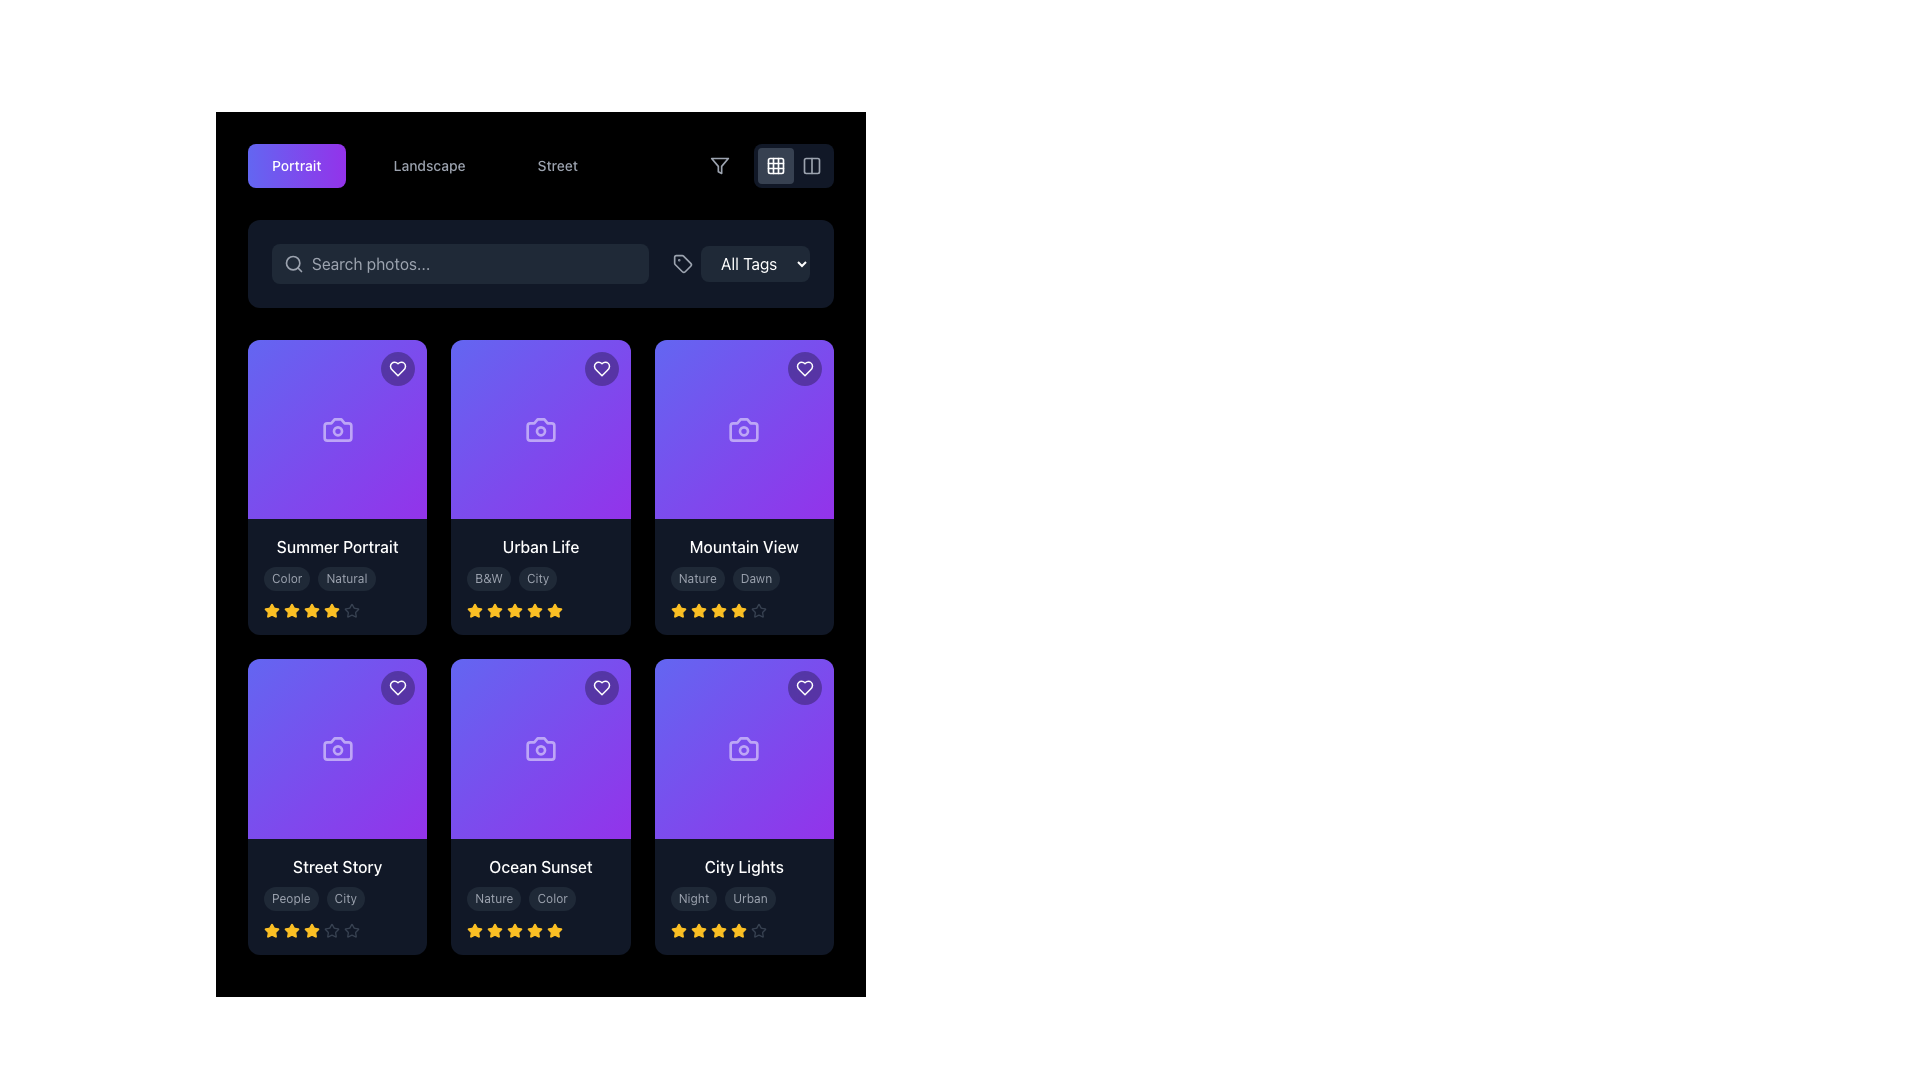  I want to click on the heart-shaped favorite icon located in the top-right corner of the 'Ocean Sunset' card, so click(600, 687).